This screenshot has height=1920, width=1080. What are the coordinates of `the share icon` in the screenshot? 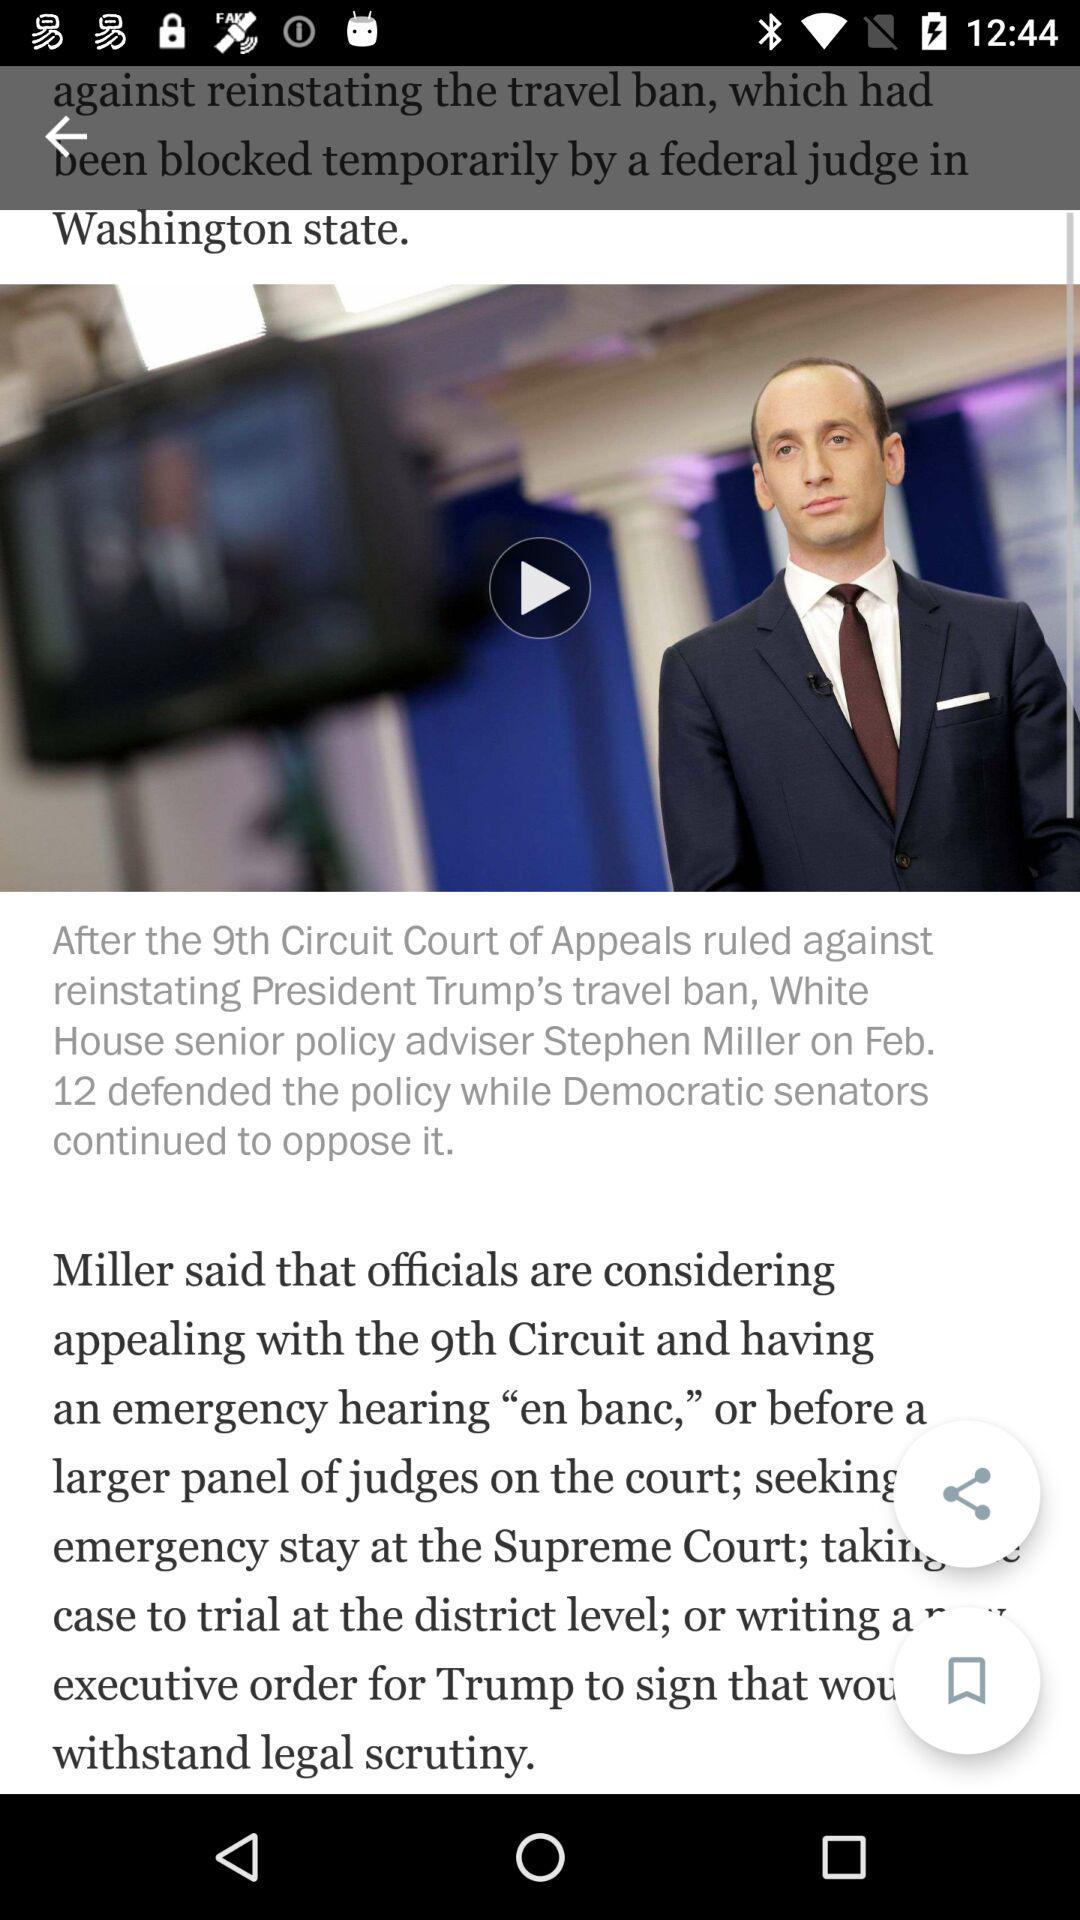 It's located at (965, 1493).